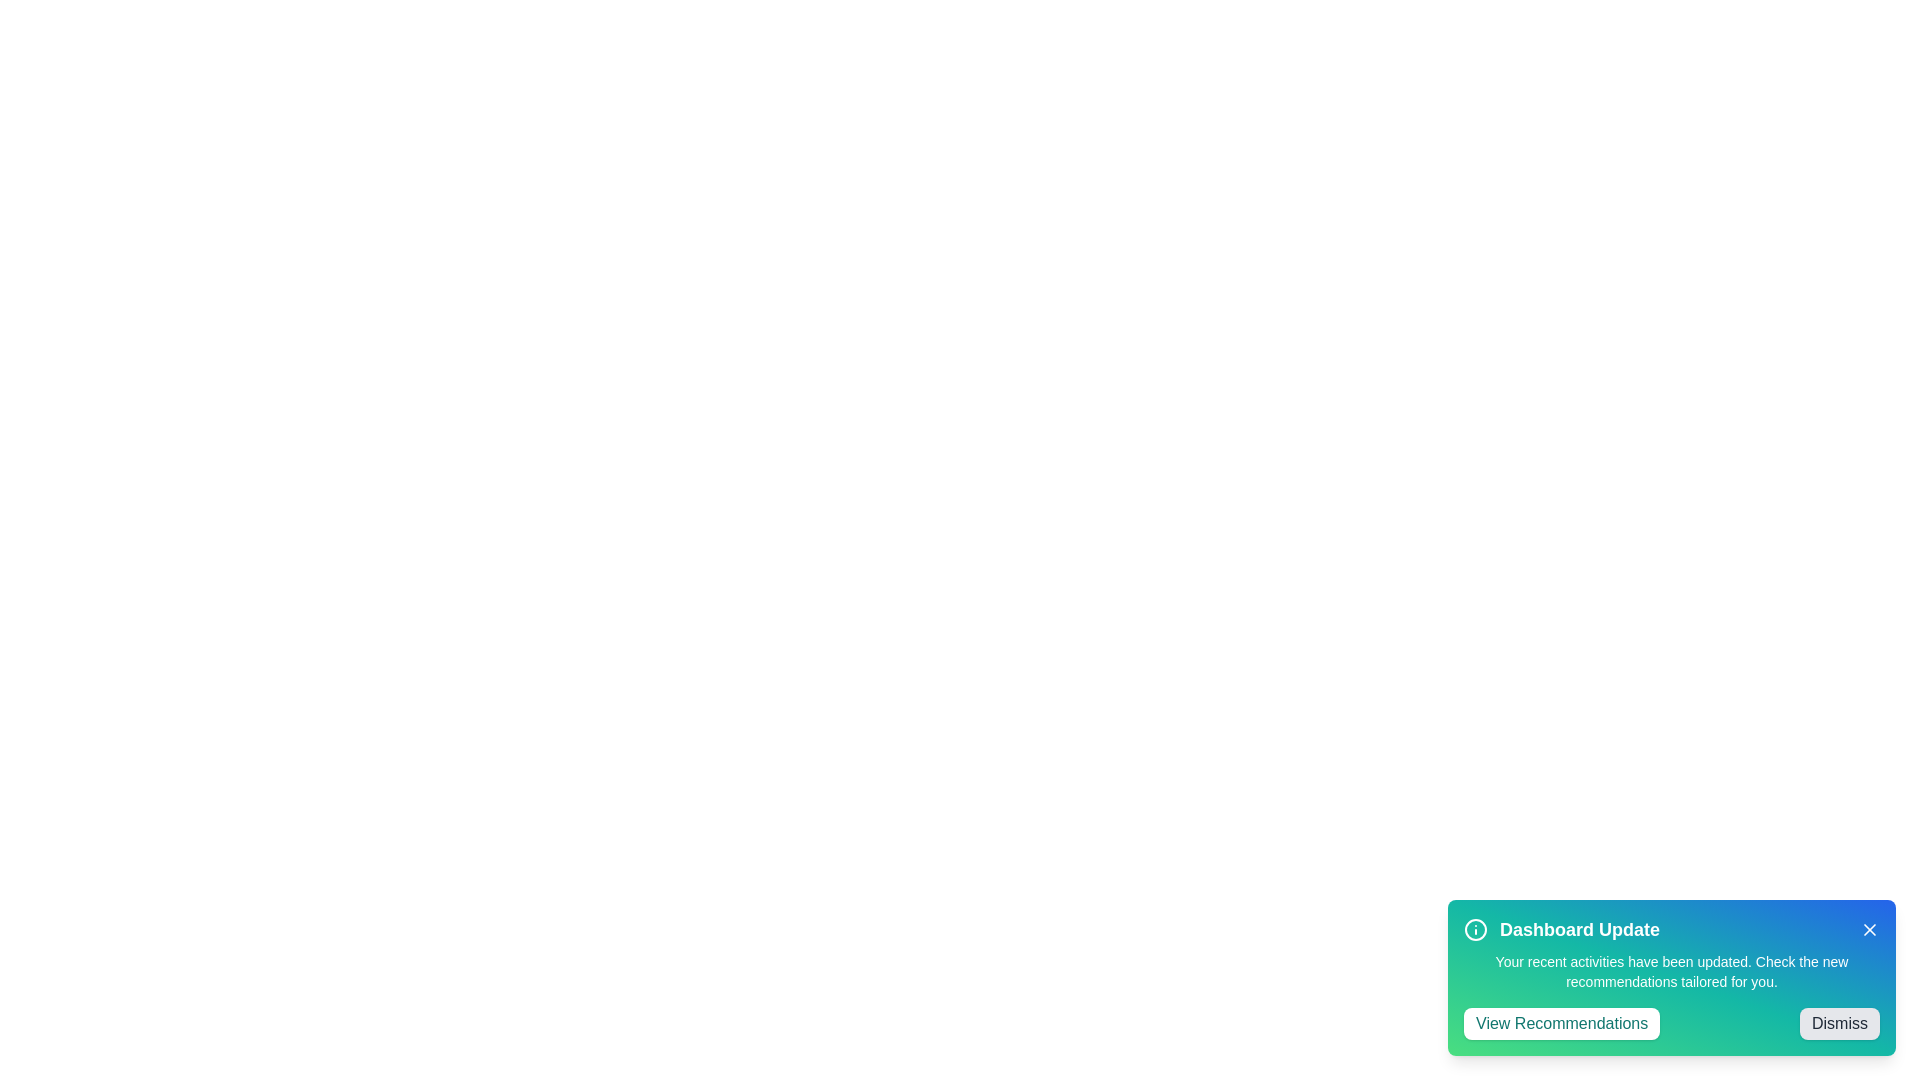 The height and width of the screenshot is (1080, 1920). Describe the element at coordinates (1839, 1023) in the screenshot. I see `the 'Dismiss' button to hide the alert` at that location.